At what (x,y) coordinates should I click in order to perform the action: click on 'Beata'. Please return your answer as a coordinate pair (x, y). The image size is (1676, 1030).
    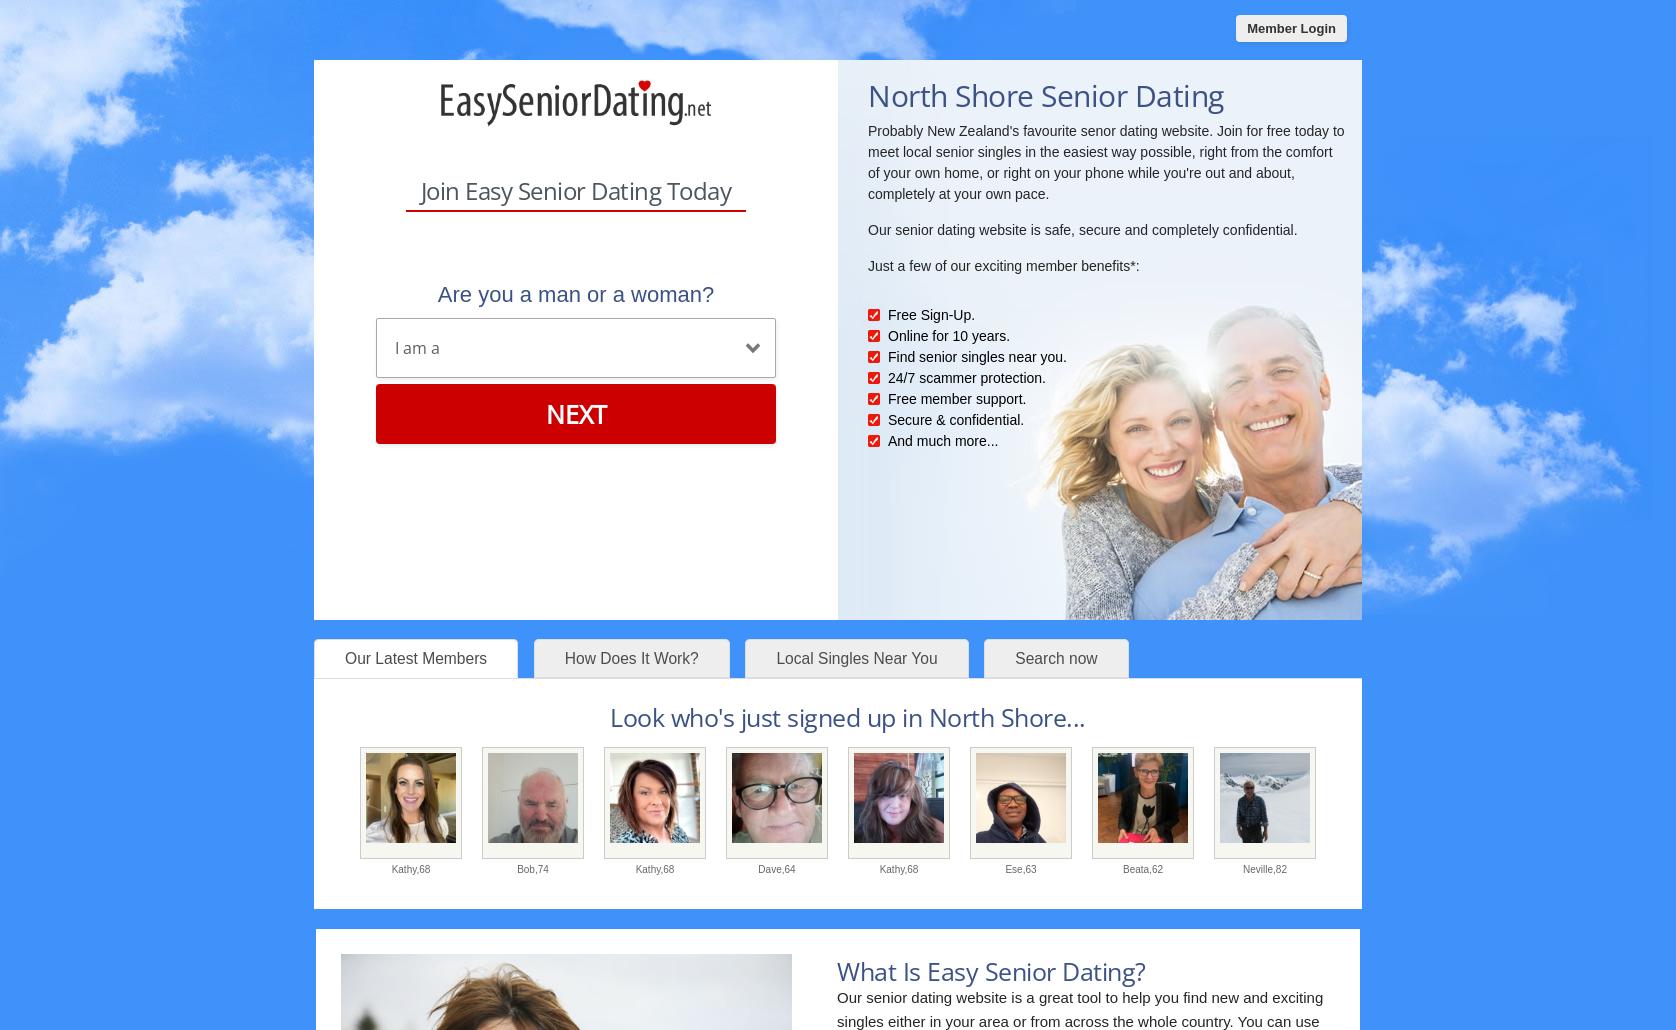
    Looking at the image, I should click on (1121, 868).